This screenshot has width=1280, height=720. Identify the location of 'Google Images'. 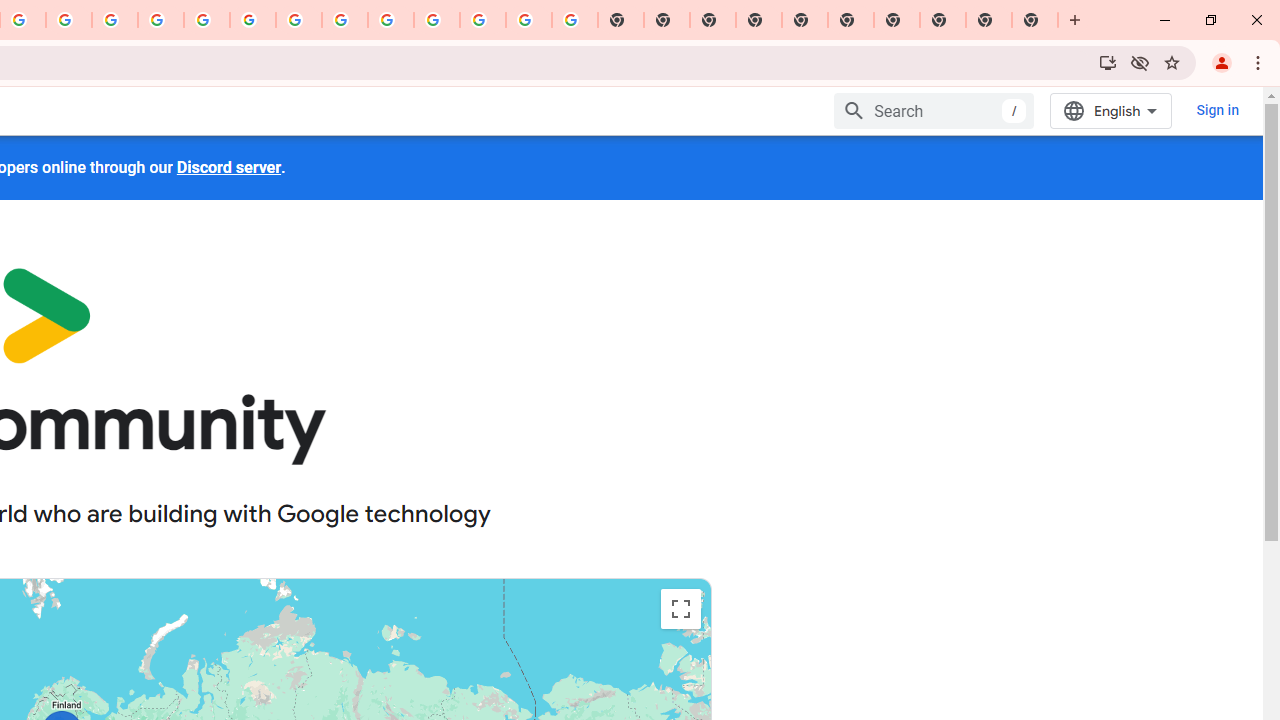
(573, 20).